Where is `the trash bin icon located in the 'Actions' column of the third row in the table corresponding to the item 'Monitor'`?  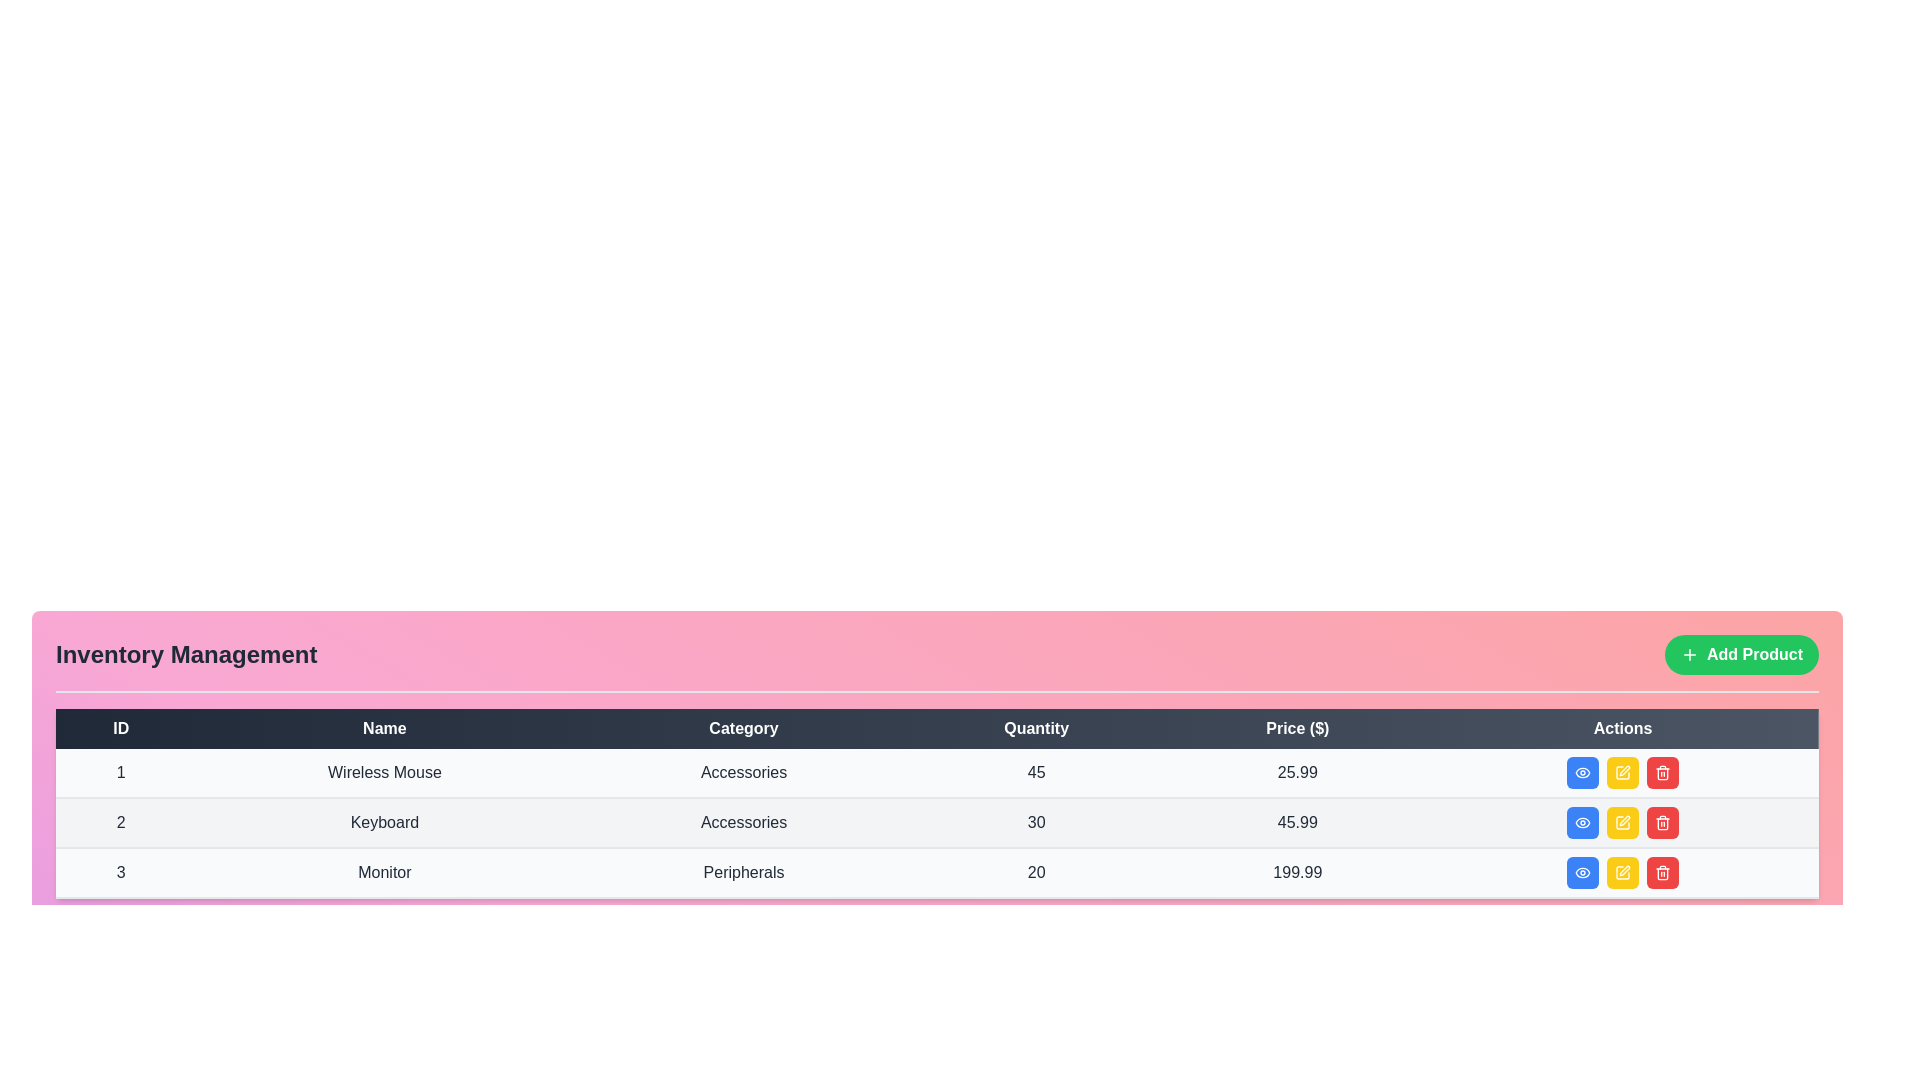
the trash bin icon located in the 'Actions' column of the third row in the table corresponding to the item 'Monitor' is located at coordinates (1663, 824).